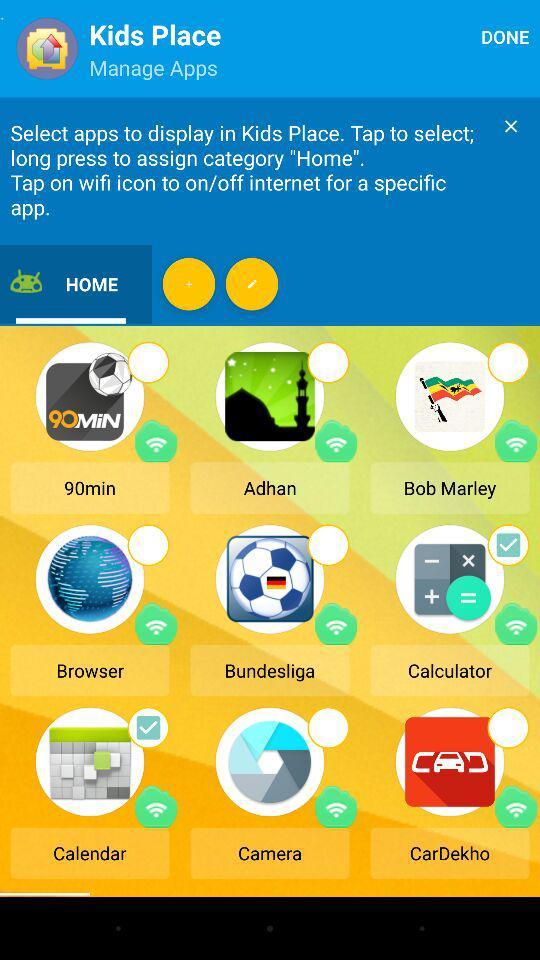  I want to click on on/off internet, so click(155, 806).